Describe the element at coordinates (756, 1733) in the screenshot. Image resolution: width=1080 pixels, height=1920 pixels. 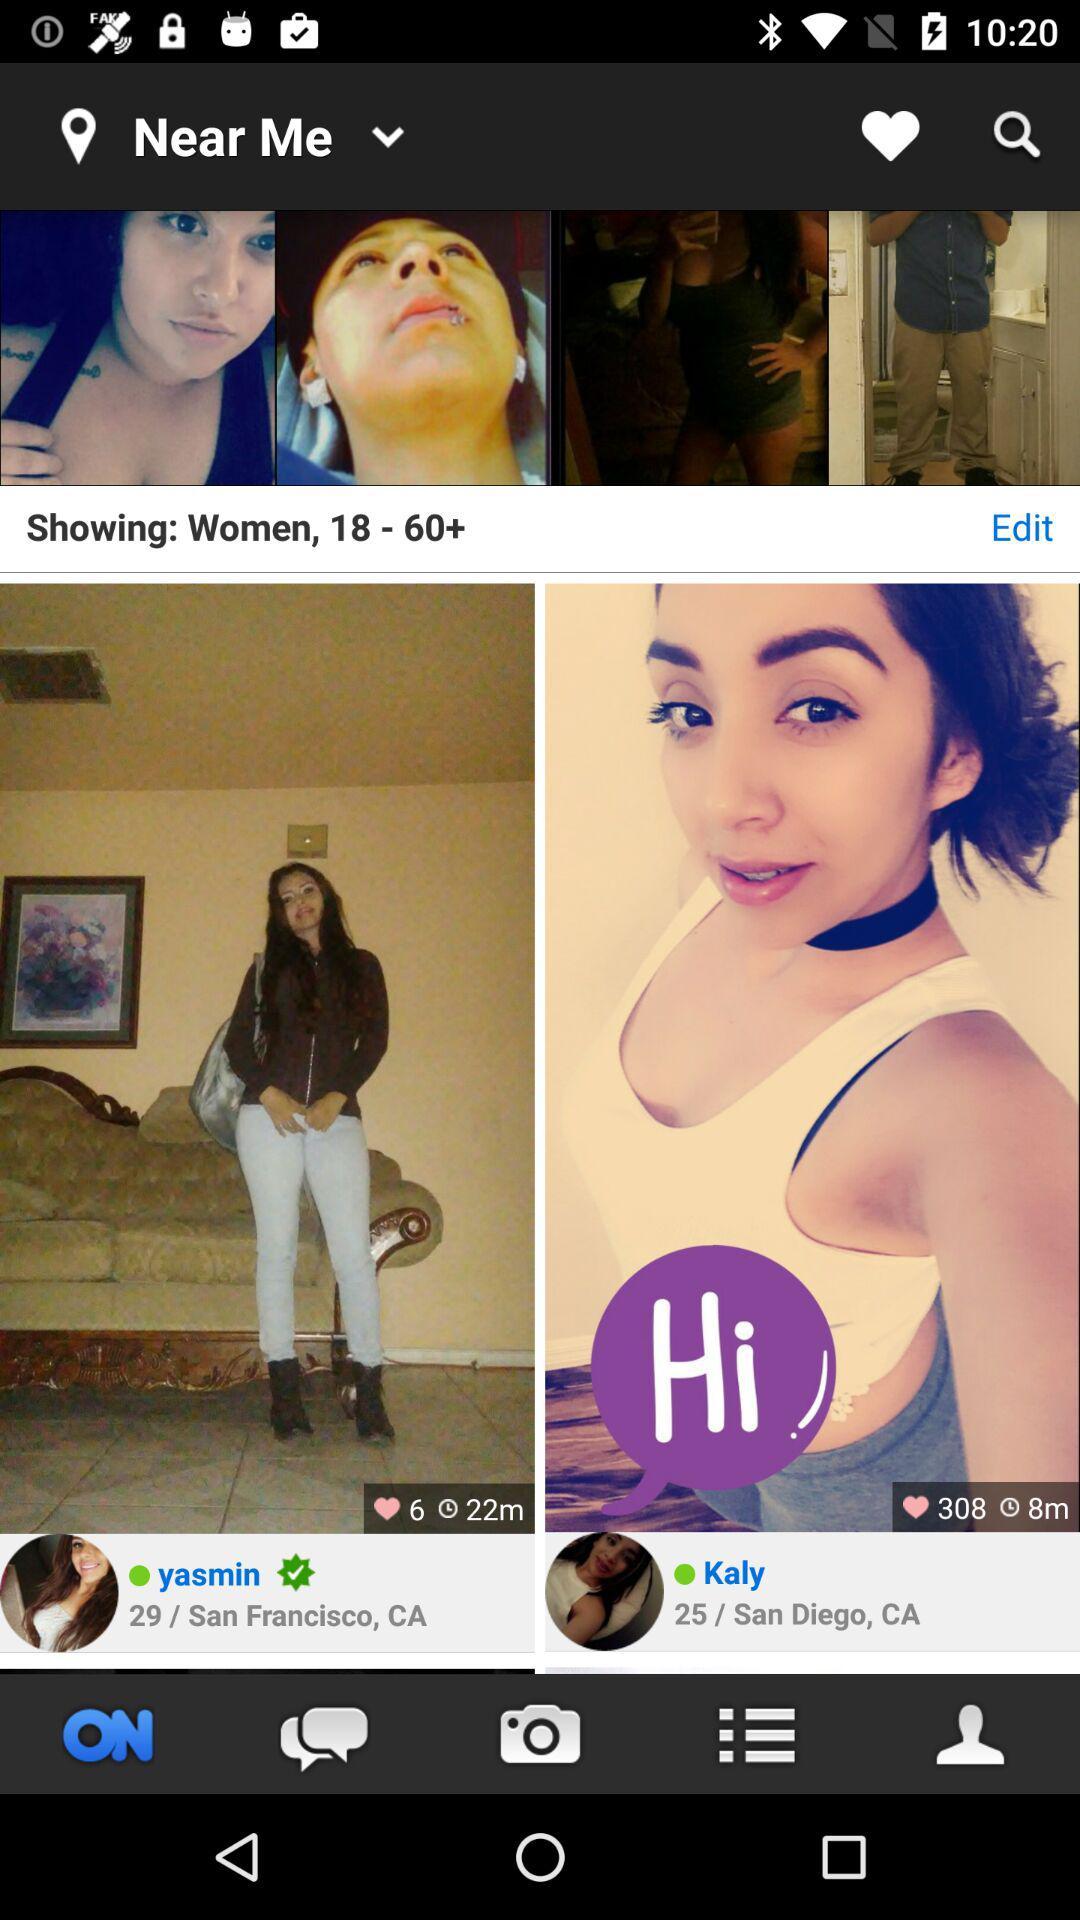
I see `the list icon` at that location.